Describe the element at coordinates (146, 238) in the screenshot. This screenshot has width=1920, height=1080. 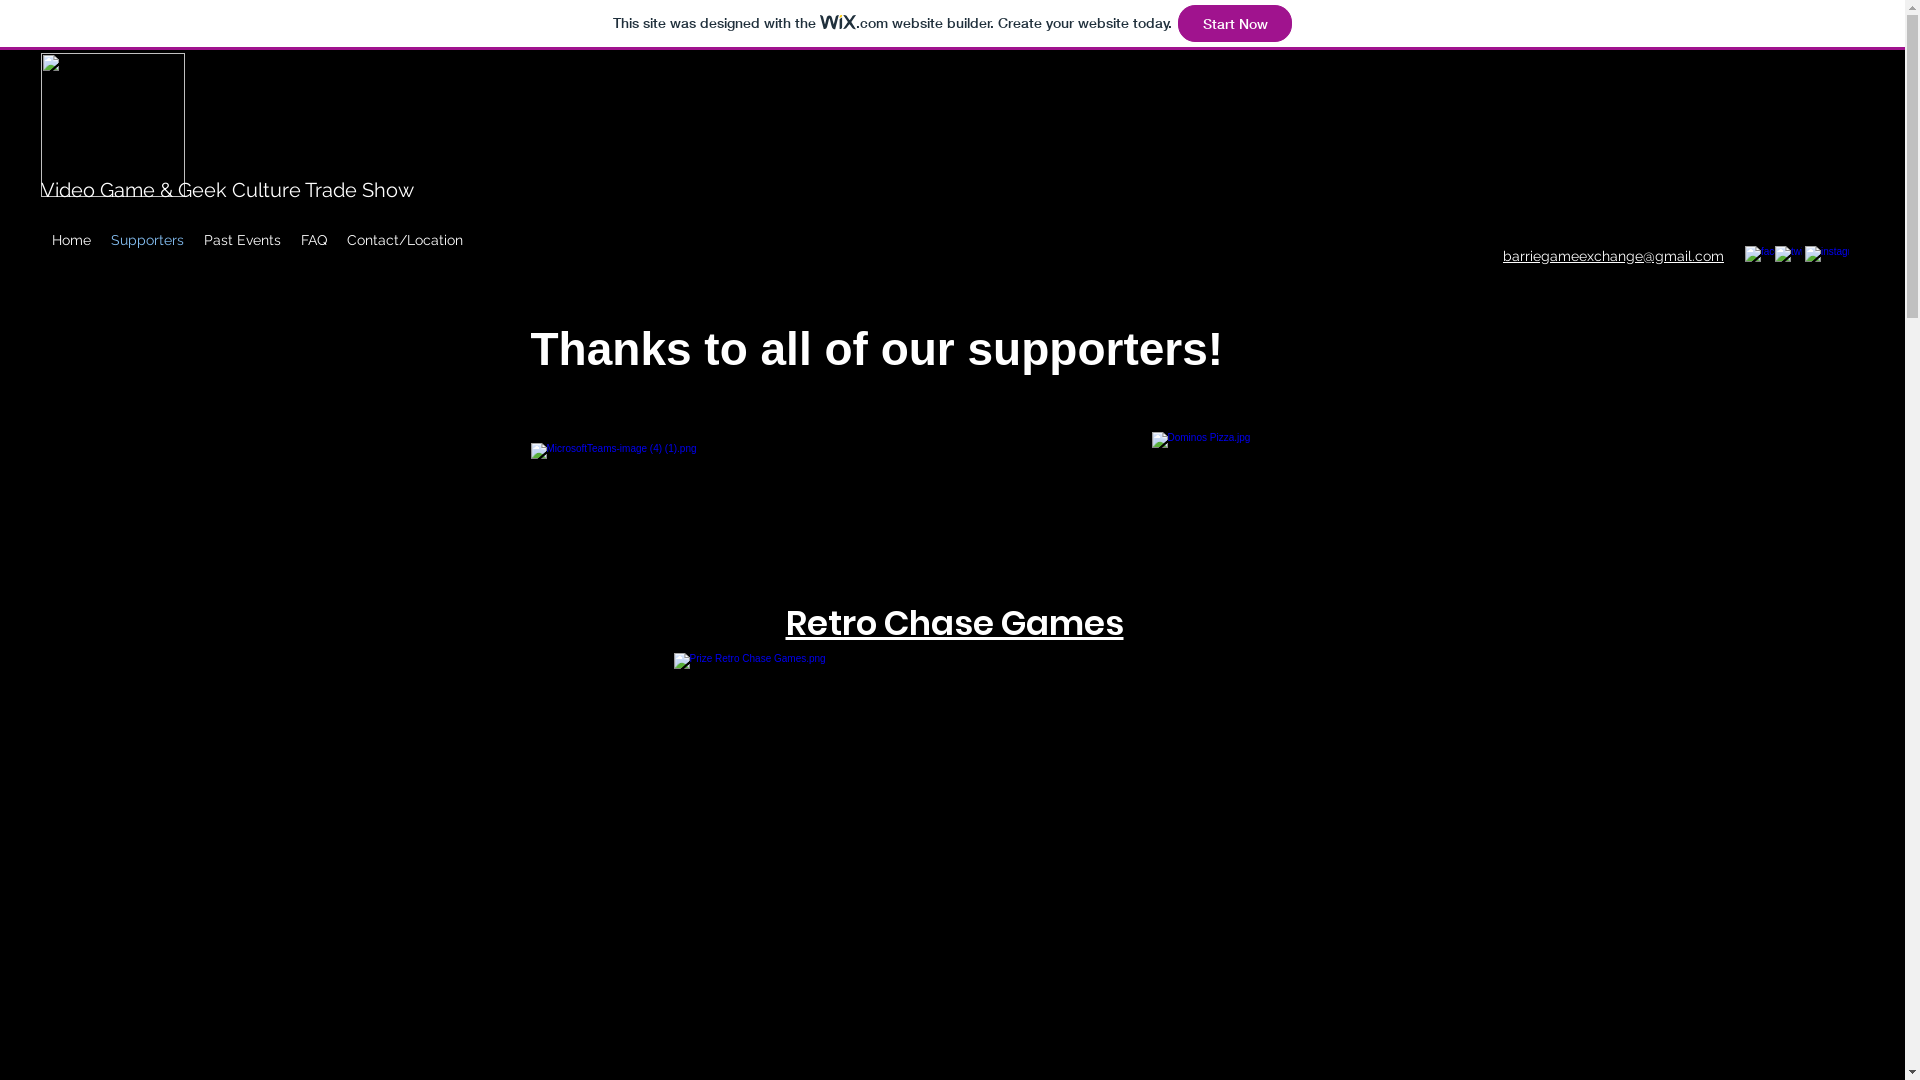
I see `'Supporters'` at that location.